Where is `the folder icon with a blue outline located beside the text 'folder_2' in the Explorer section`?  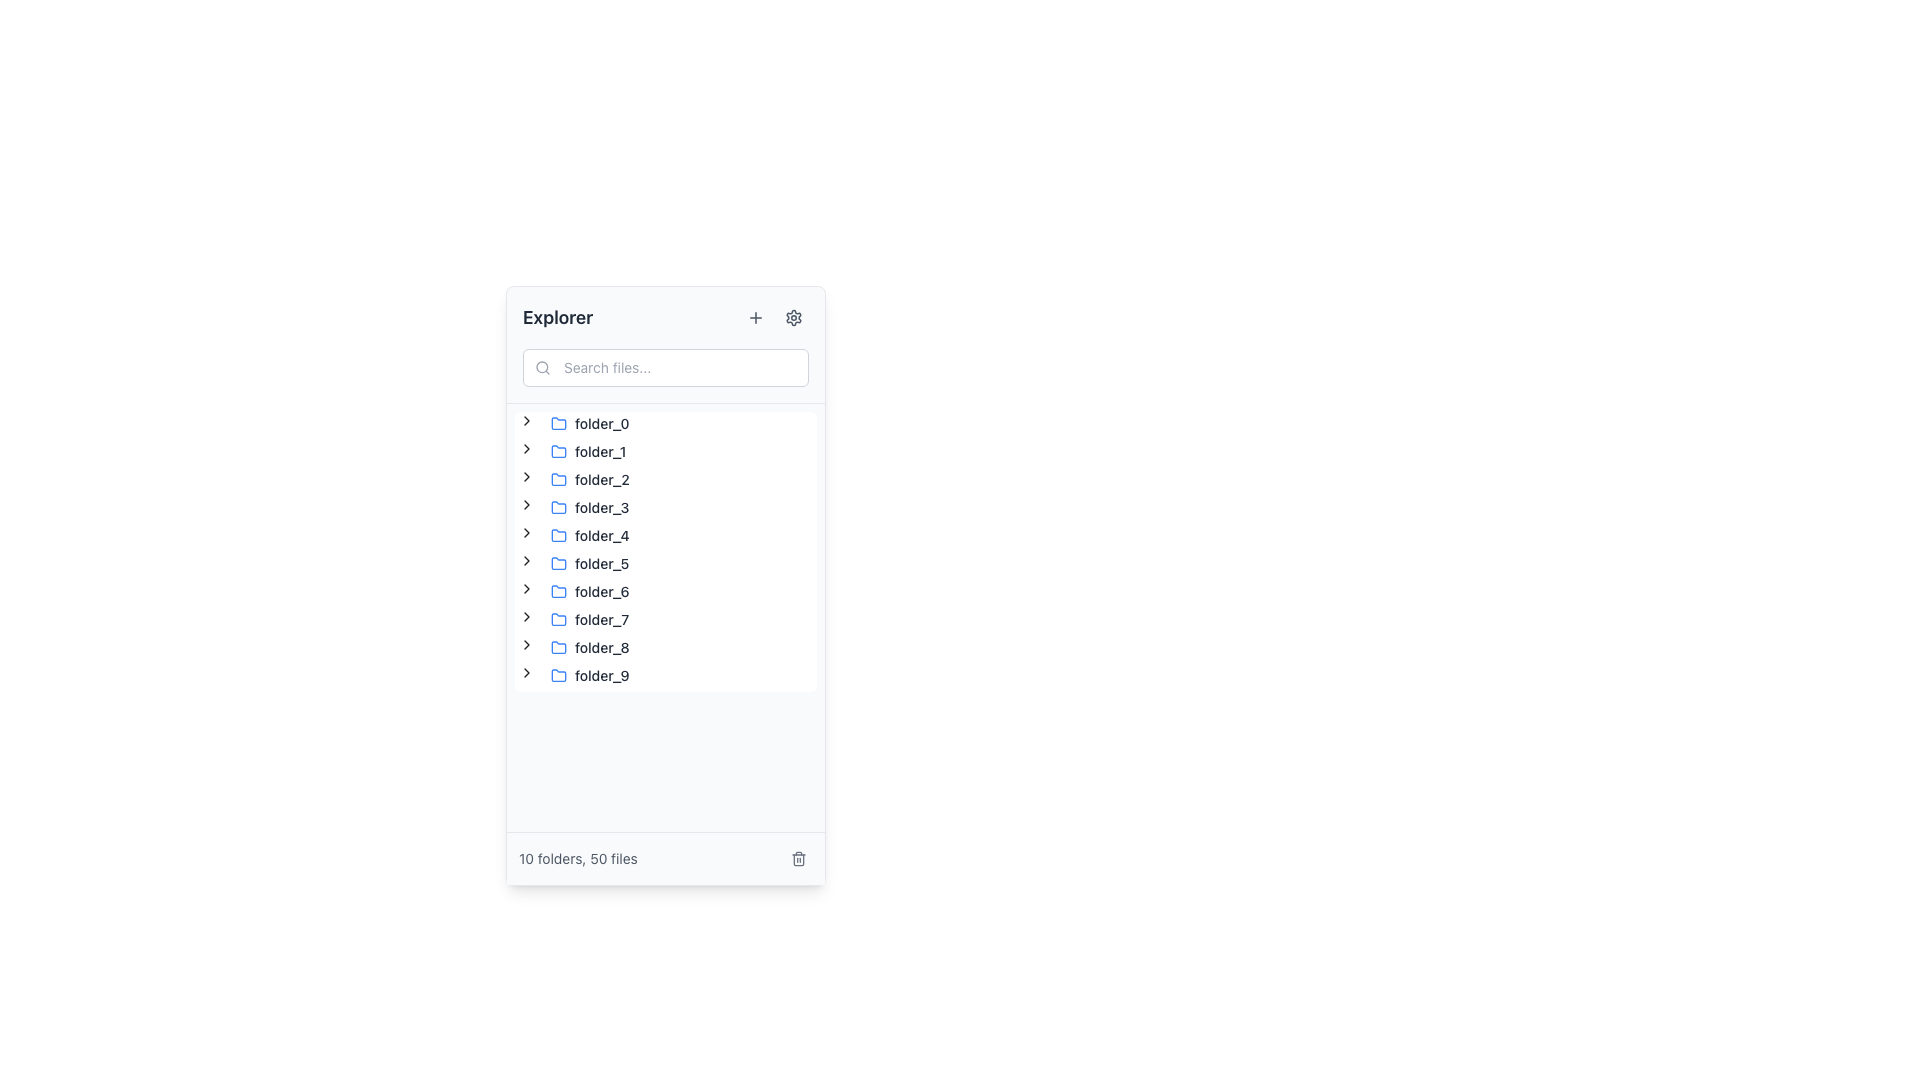
the folder icon with a blue outline located beside the text 'folder_2' in the Explorer section is located at coordinates (558, 479).